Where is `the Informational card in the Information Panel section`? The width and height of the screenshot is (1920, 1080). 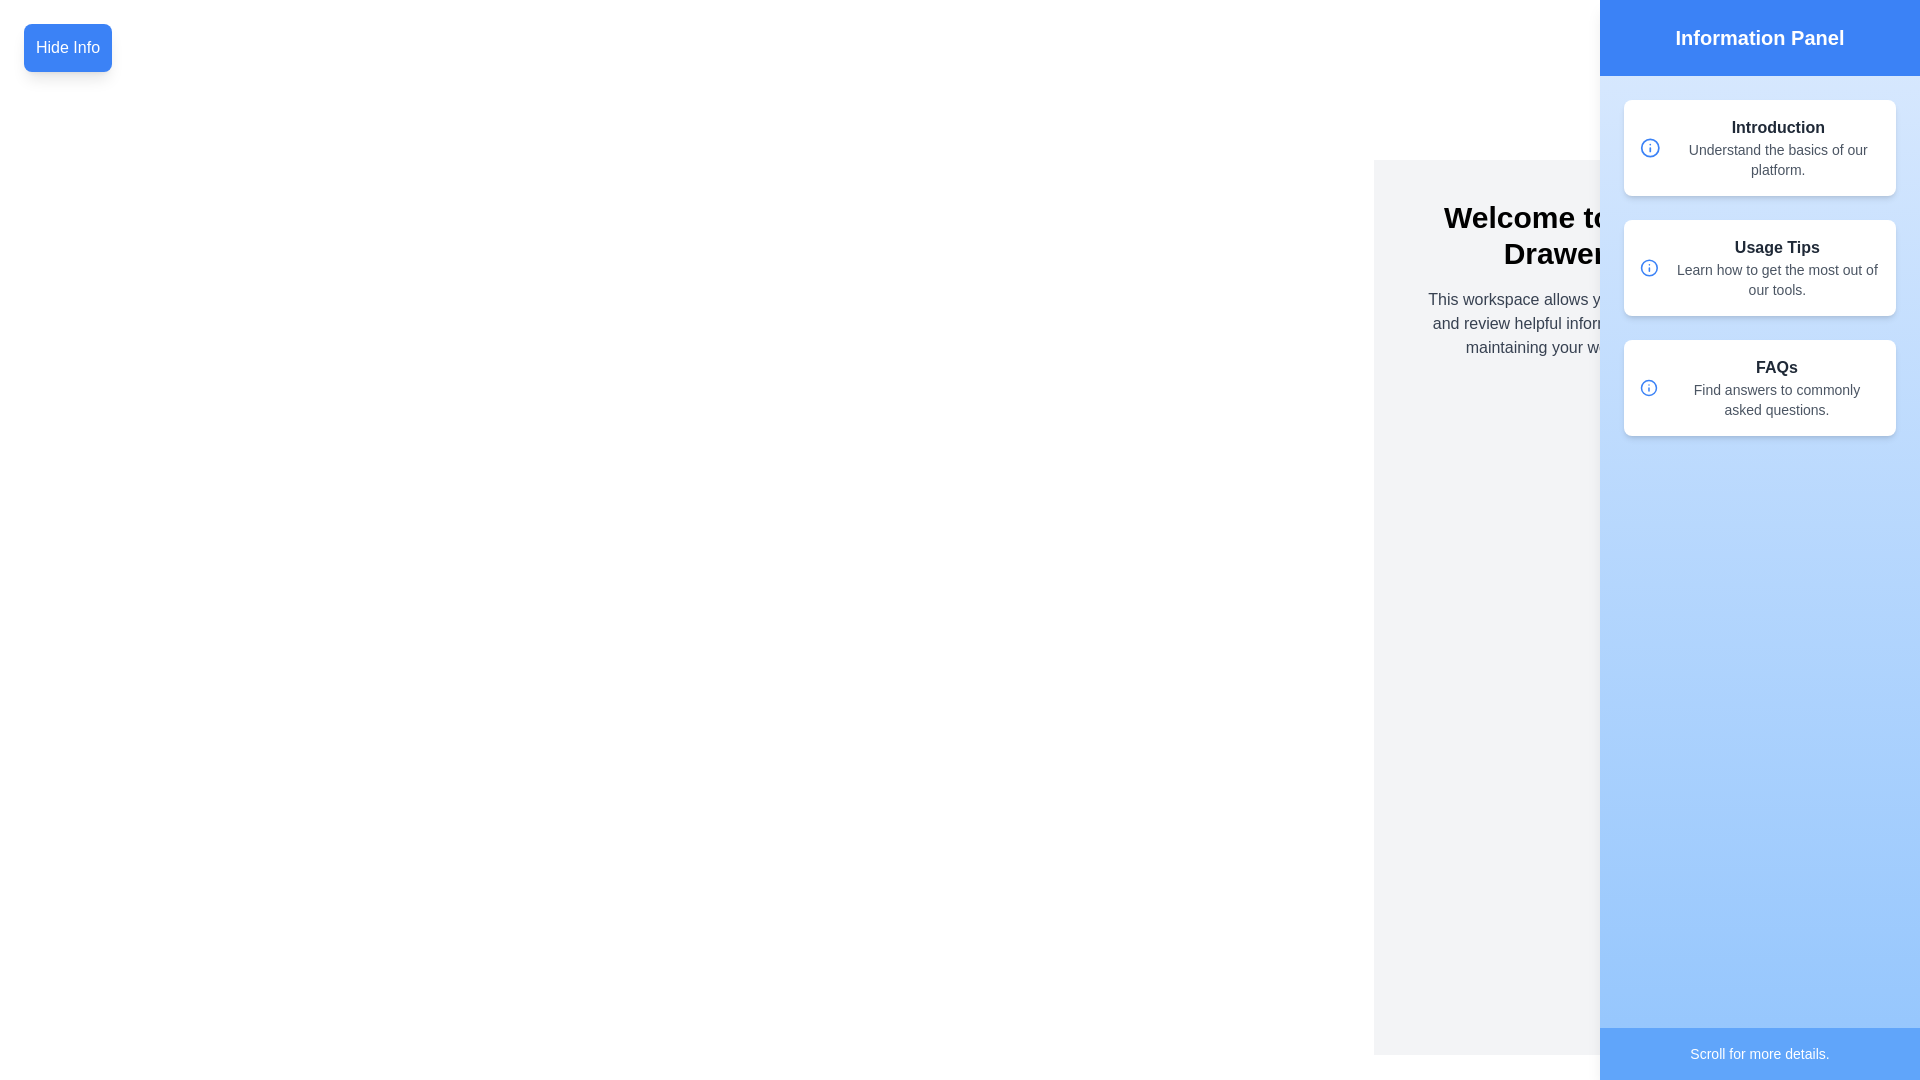
the Informational card in the Information Panel section is located at coordinates (1760, 388).